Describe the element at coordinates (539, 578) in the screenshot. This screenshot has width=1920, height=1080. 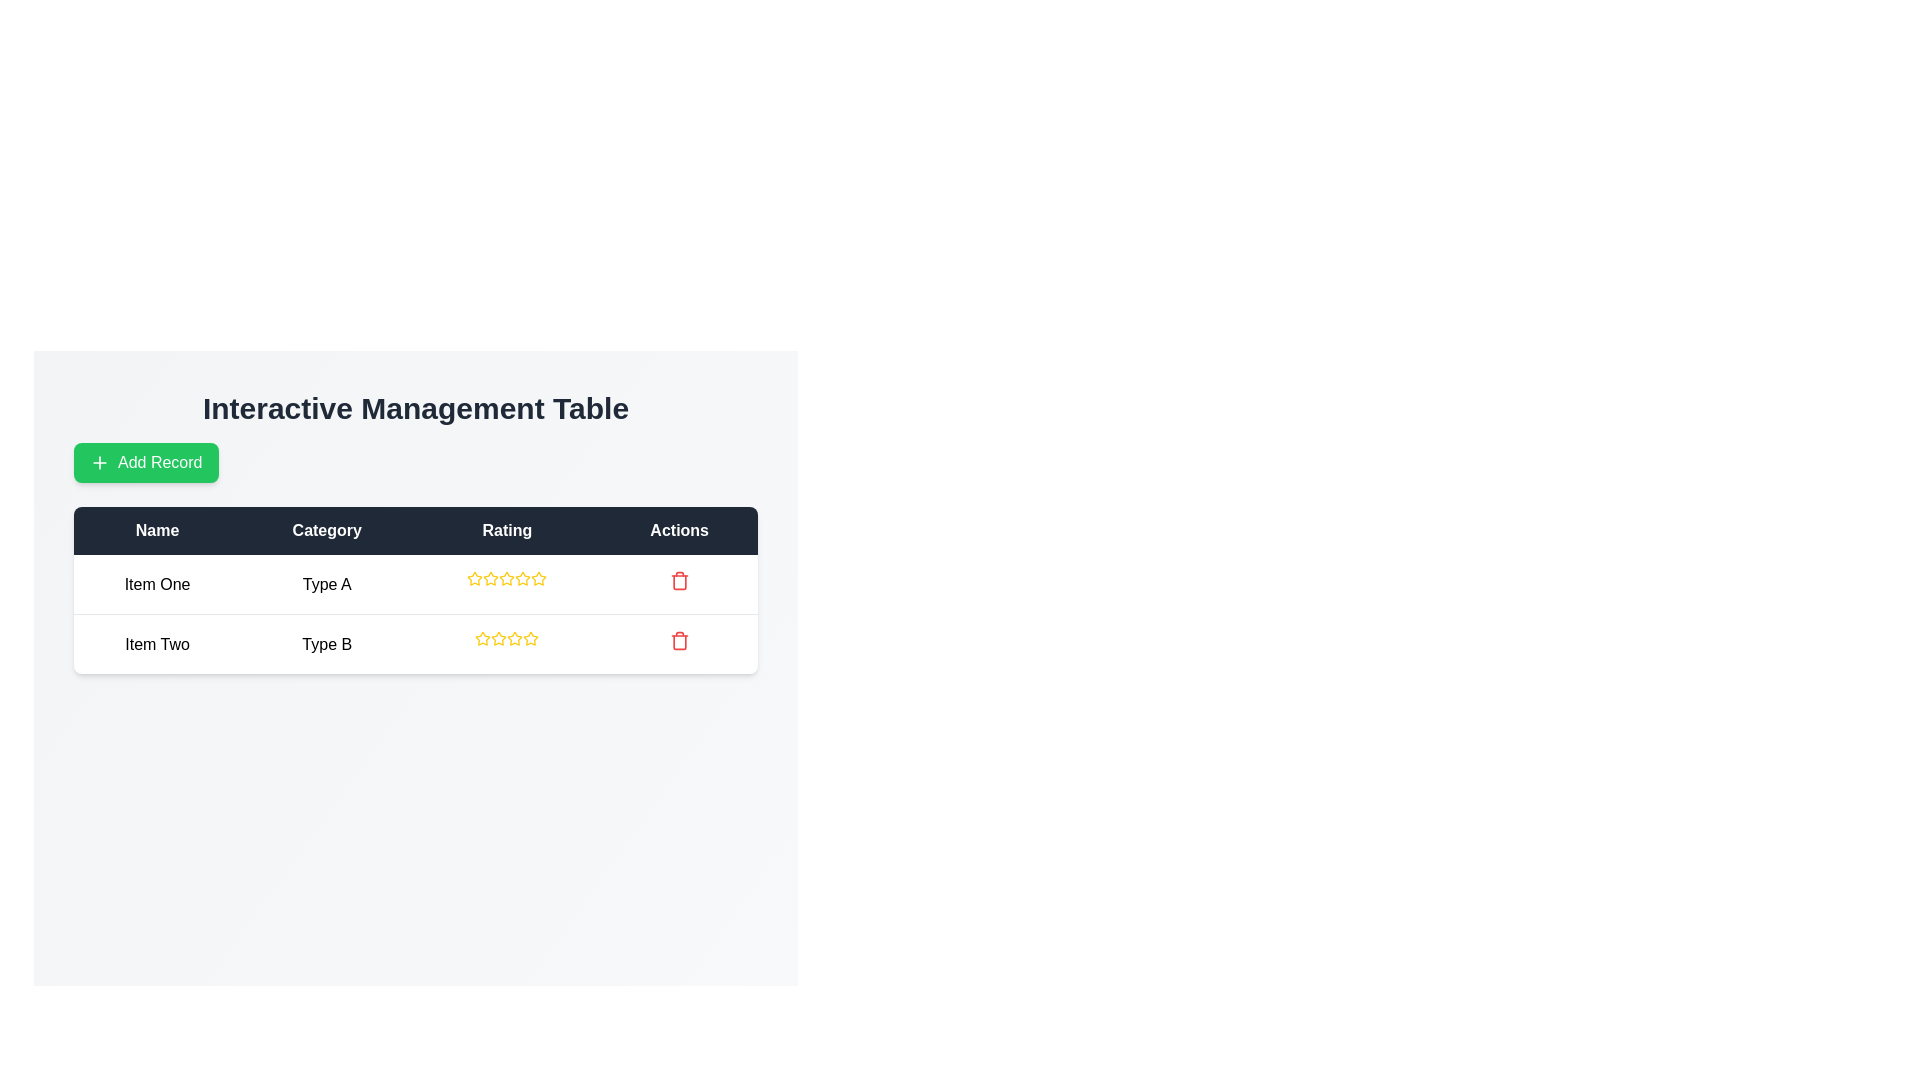
I see `the seventh star icon in the second row of the 'Interactive Management Table' under the 'Rating' column for 'Item One'` at that location.